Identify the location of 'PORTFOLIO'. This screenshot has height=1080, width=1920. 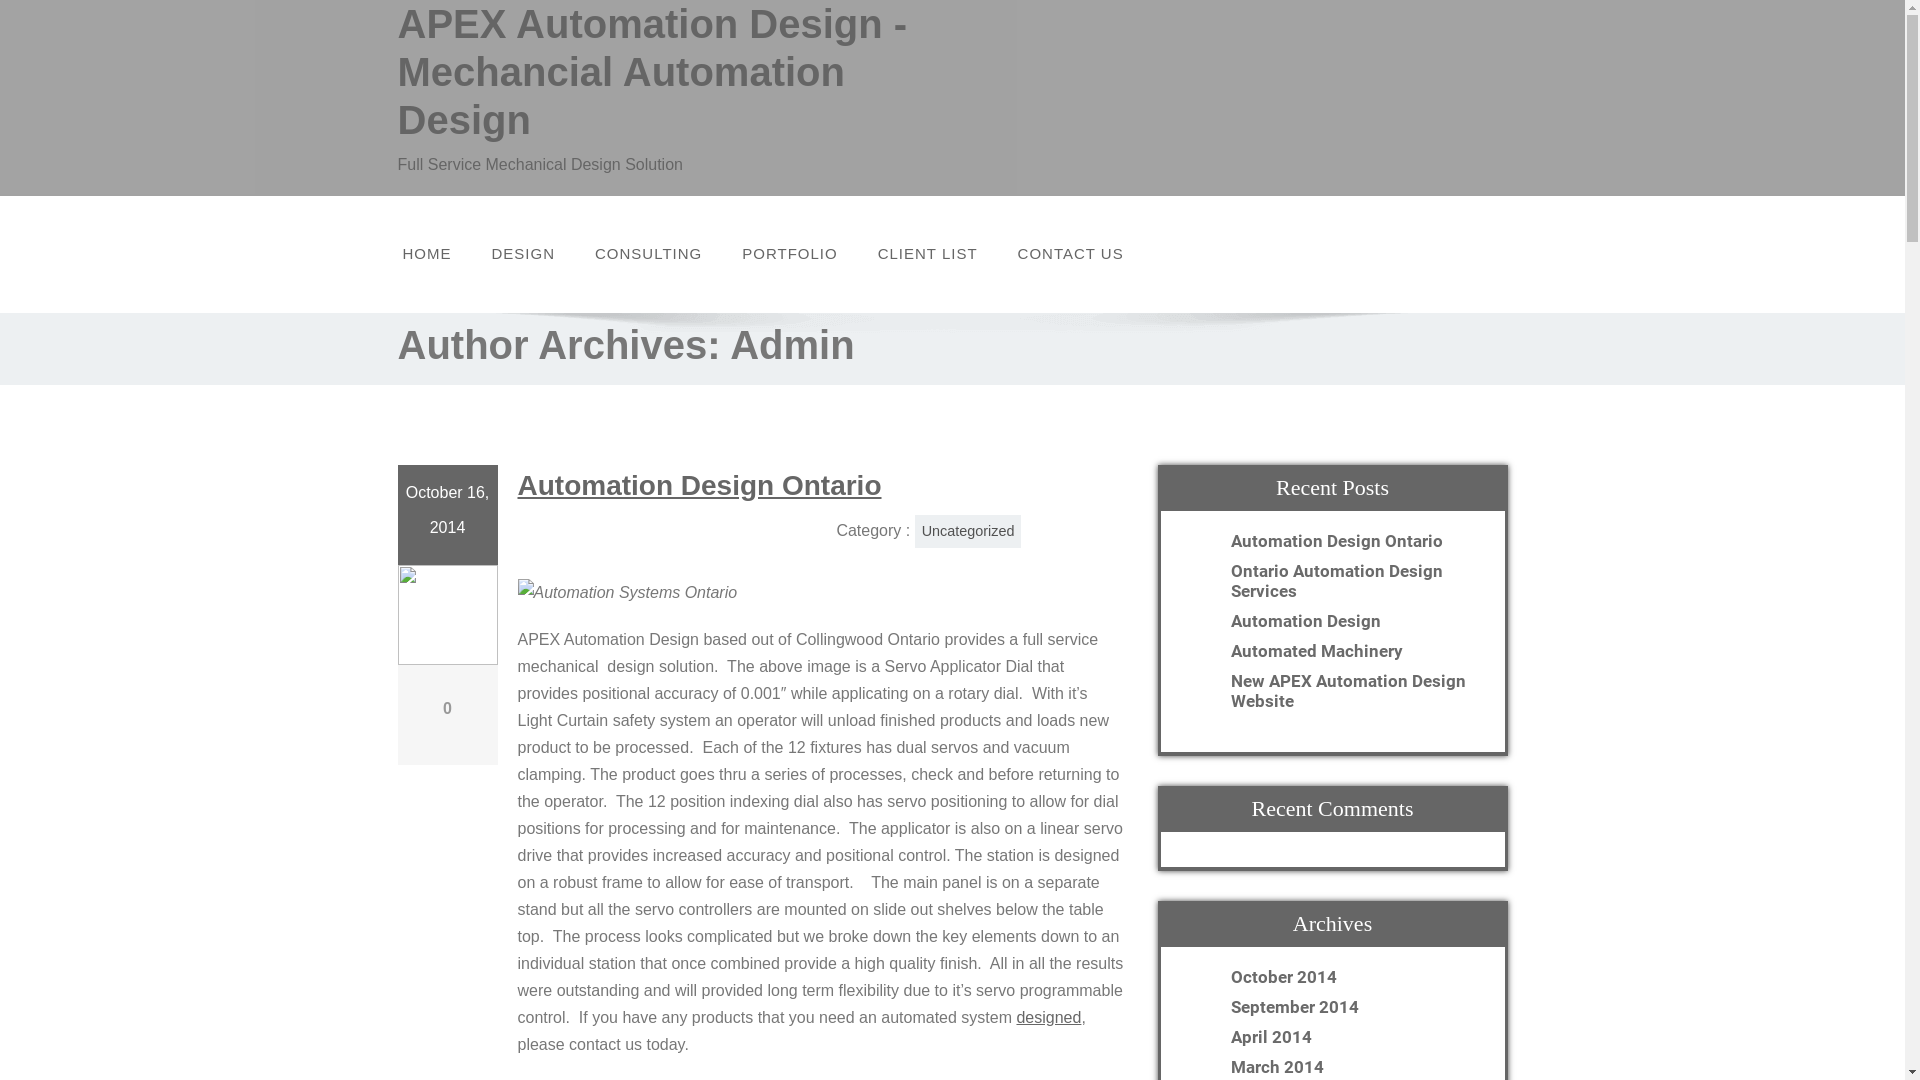
(788, 253).